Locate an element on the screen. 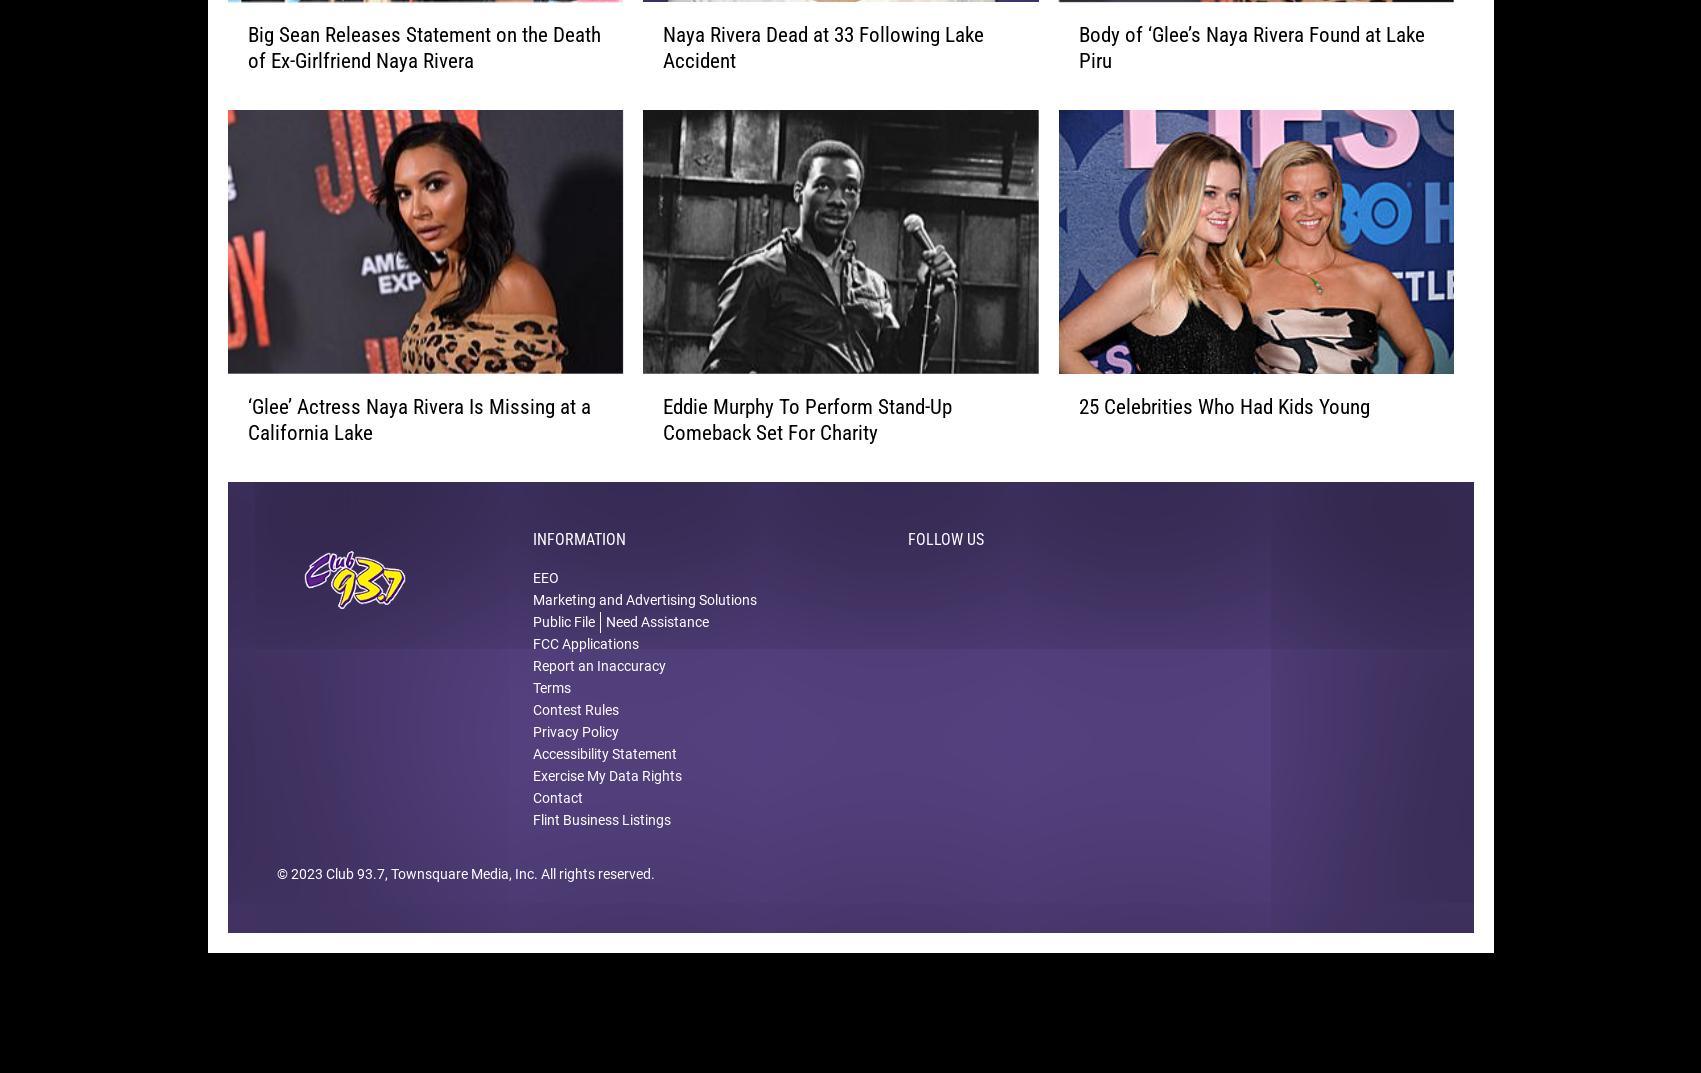 Image resolution: width=1701 pixels, height=1073 pixels. 'Privacy Policy' is located at coordinates (574, 762).